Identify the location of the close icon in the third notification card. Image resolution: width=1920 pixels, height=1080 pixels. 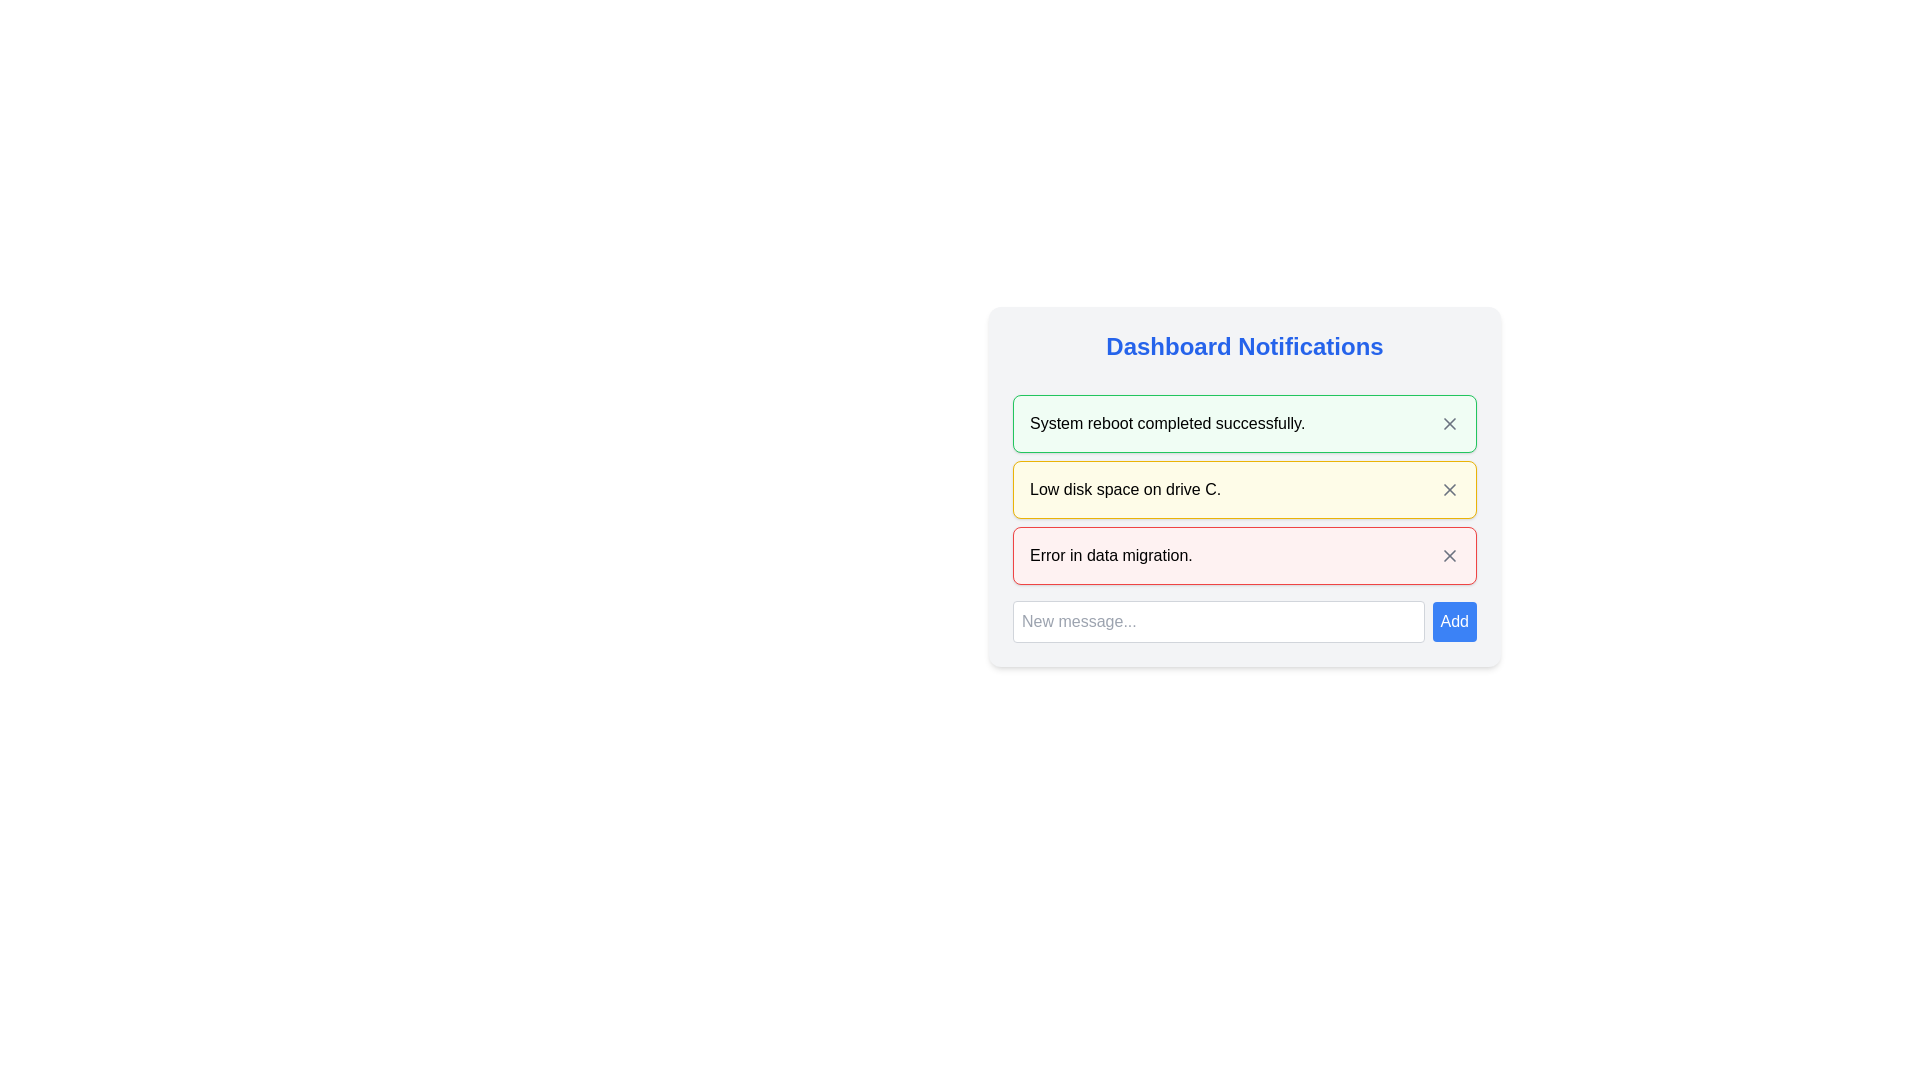
(1449, 555).